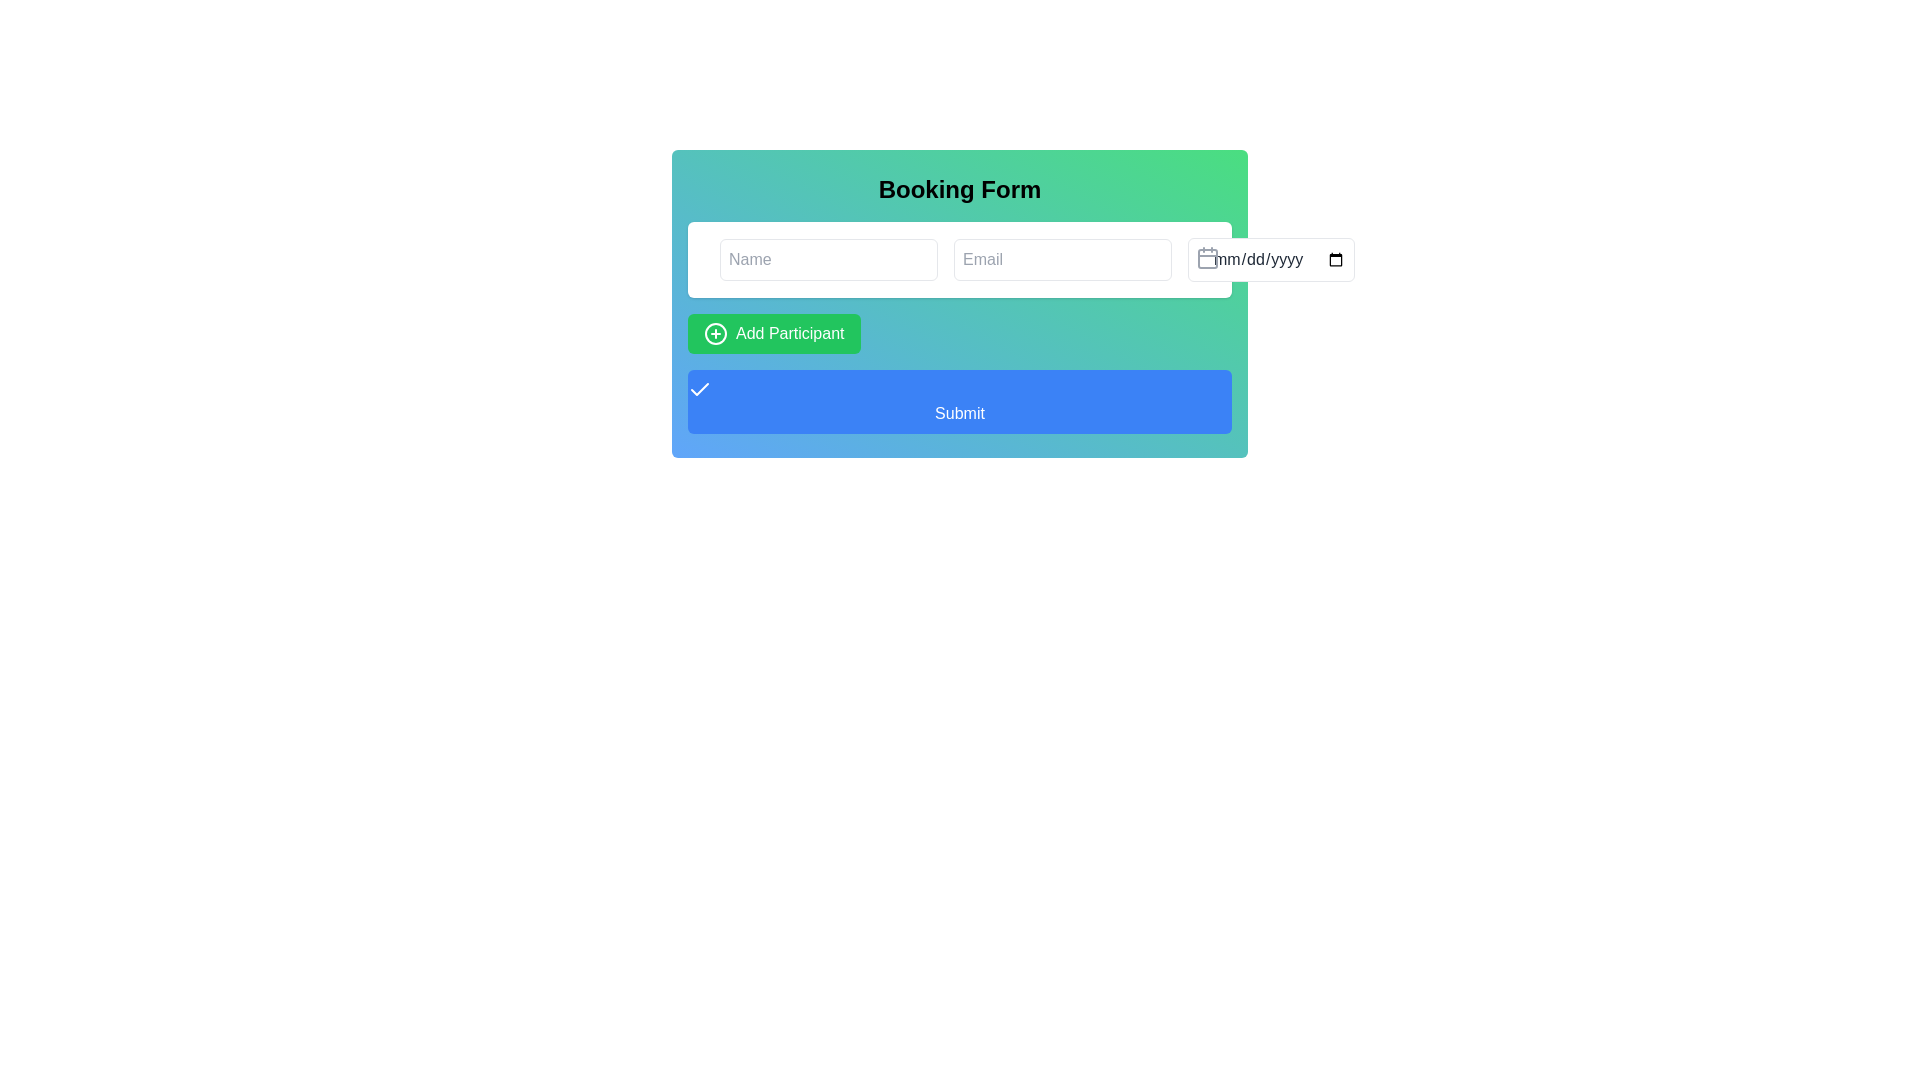 This screenshot has width=1920, height=1080. I want to click on the SVG circle representing the addition action in the 'Add Participant' feature, located at the center of the 'Add Participant' button, so click(715, 333).